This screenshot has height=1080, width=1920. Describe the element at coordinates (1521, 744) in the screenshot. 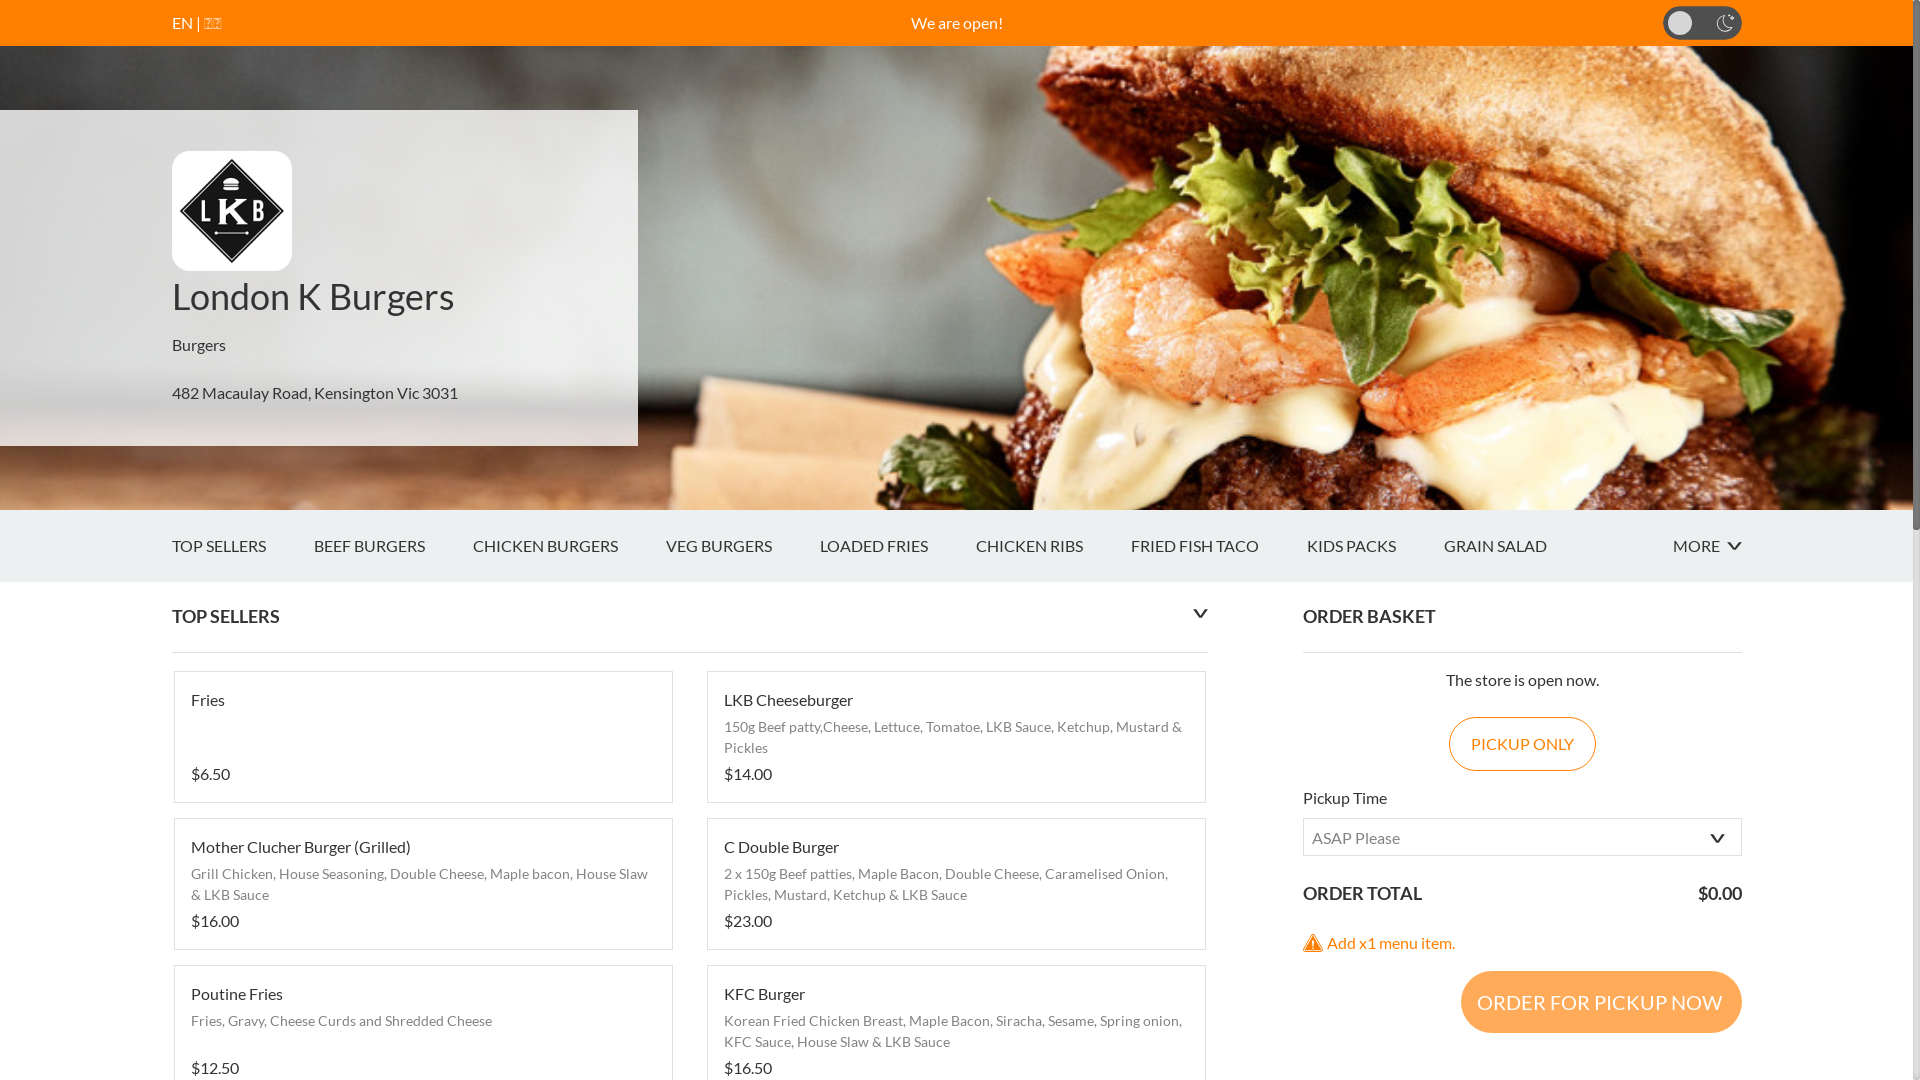

I see `'PICKUP ONLY'` at that location.